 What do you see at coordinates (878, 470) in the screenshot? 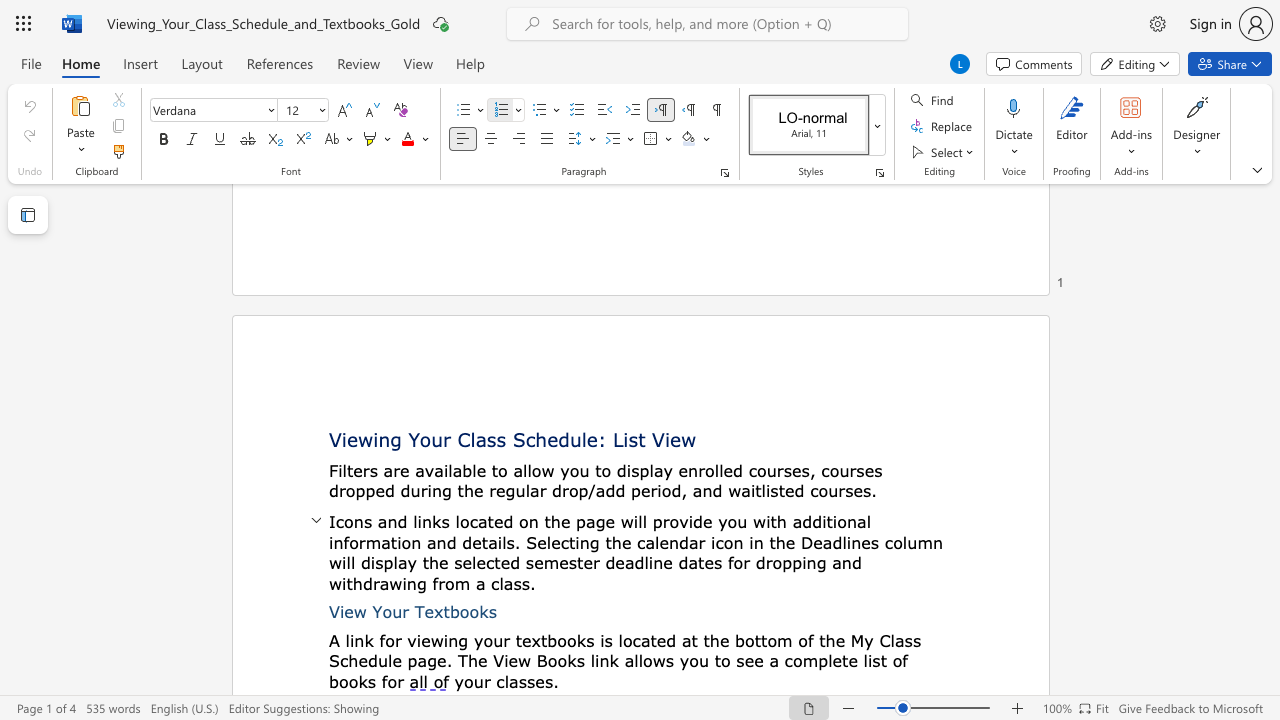
I see `the 6th character "s" in the text` at bounding box center [878, 470].